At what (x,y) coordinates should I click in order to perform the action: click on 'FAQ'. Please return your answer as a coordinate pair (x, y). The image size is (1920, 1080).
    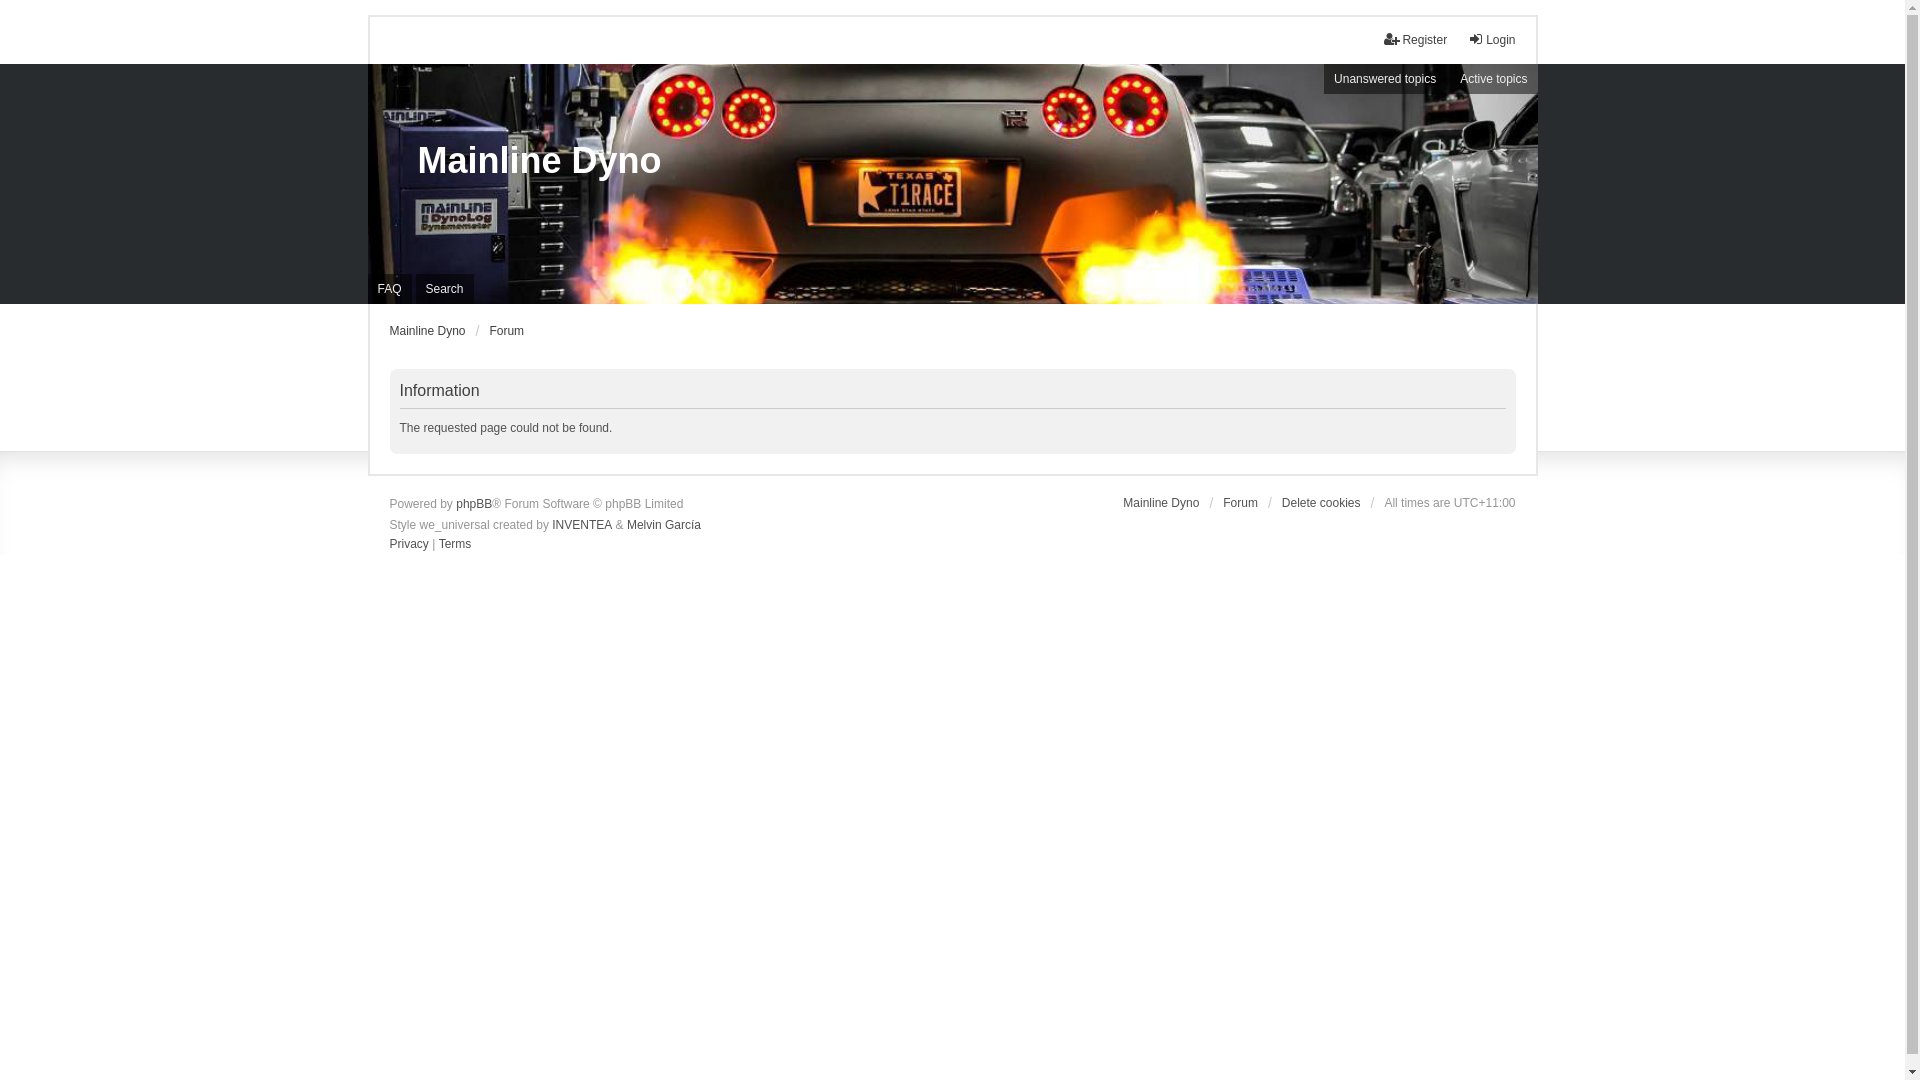
    Looking at the image, I should click on (389, 289).